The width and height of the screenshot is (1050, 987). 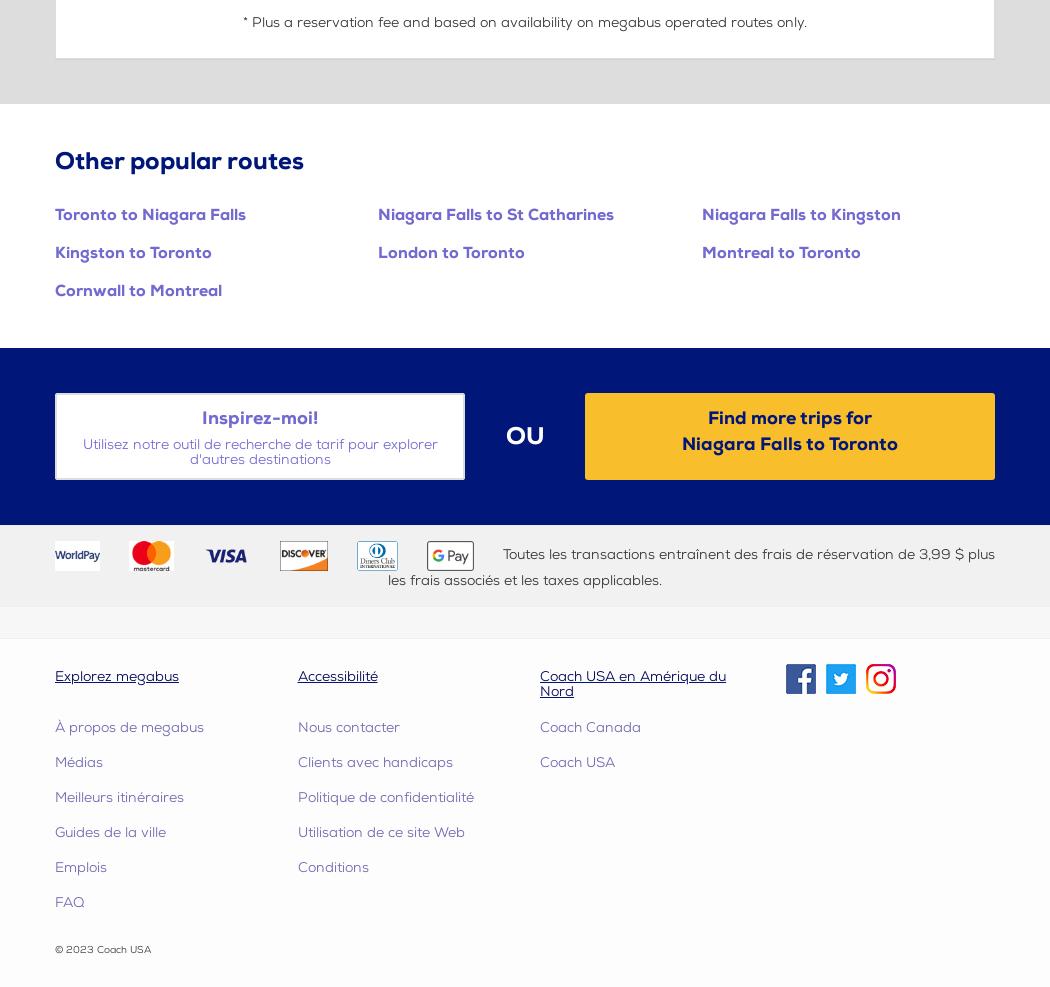 I want to click on 'Inspirez-moi!', so click(x=259, y=417).